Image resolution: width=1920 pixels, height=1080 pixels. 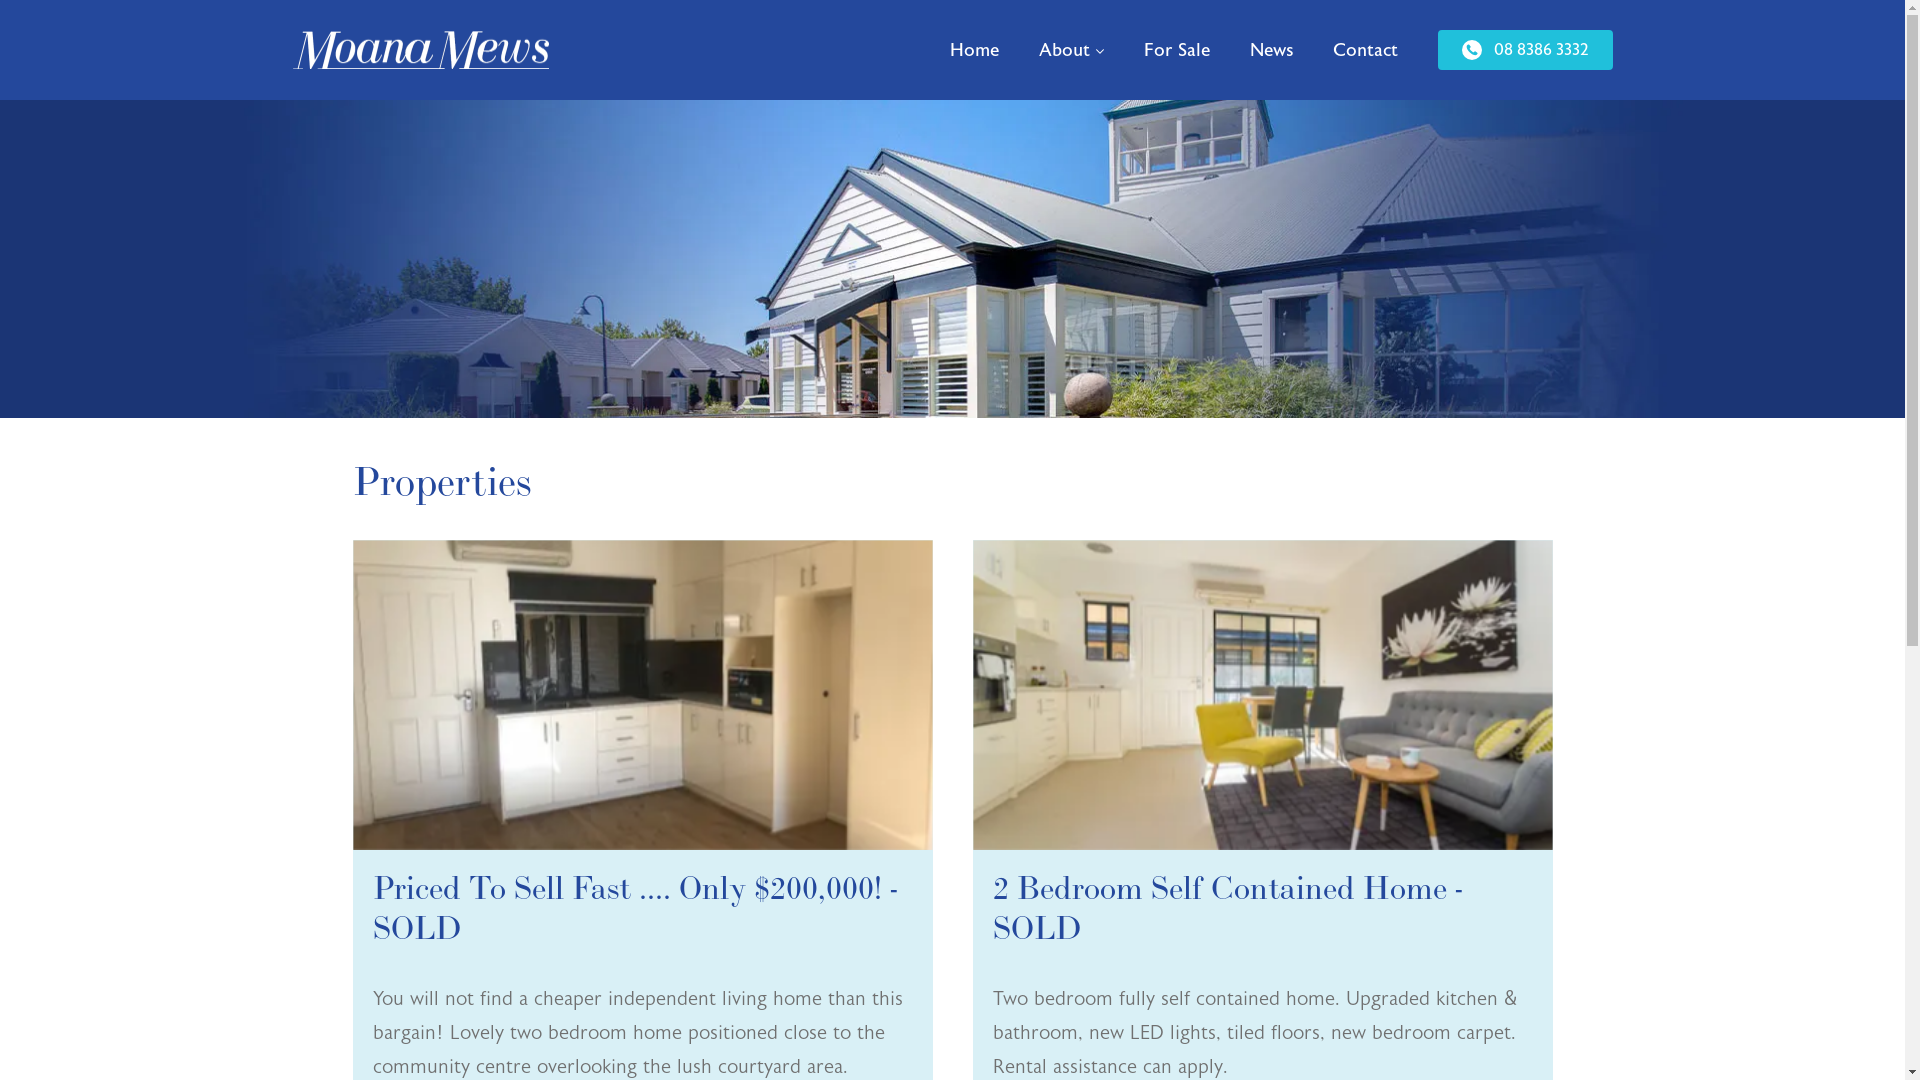 I want to click on 'About', so click(x=1017, y=49).